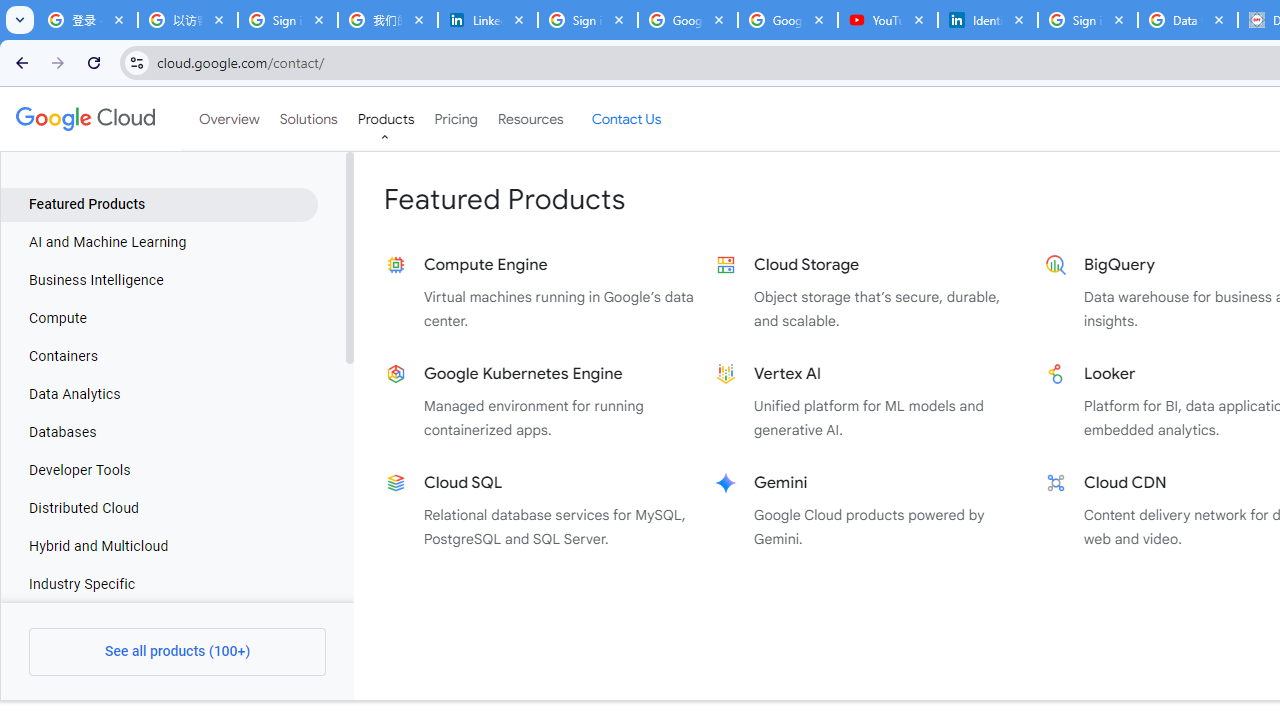 This screenshot has width=1280, height=720. What do you see at coordinates (487, 20) in the screenshot?
I see `'LinkedIn Privacy Policy'` at bounding box center [487, 20].